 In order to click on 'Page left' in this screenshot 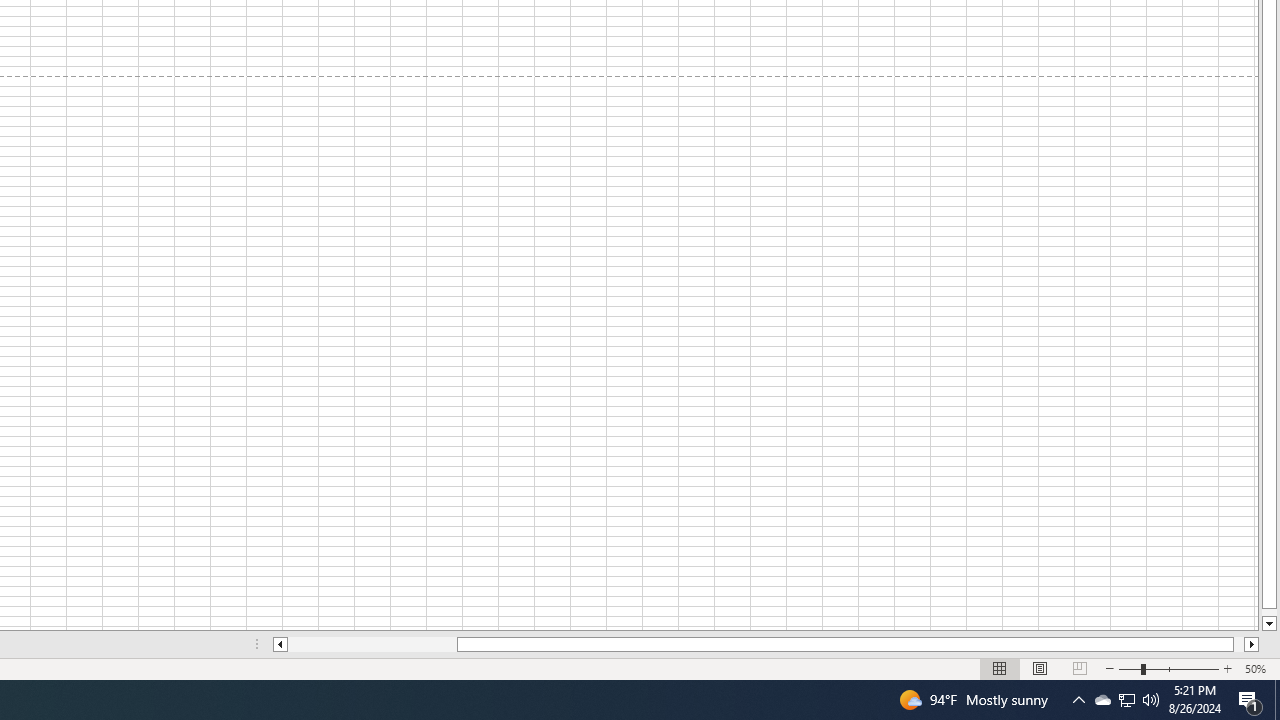, I will do `click(372, 644)`.